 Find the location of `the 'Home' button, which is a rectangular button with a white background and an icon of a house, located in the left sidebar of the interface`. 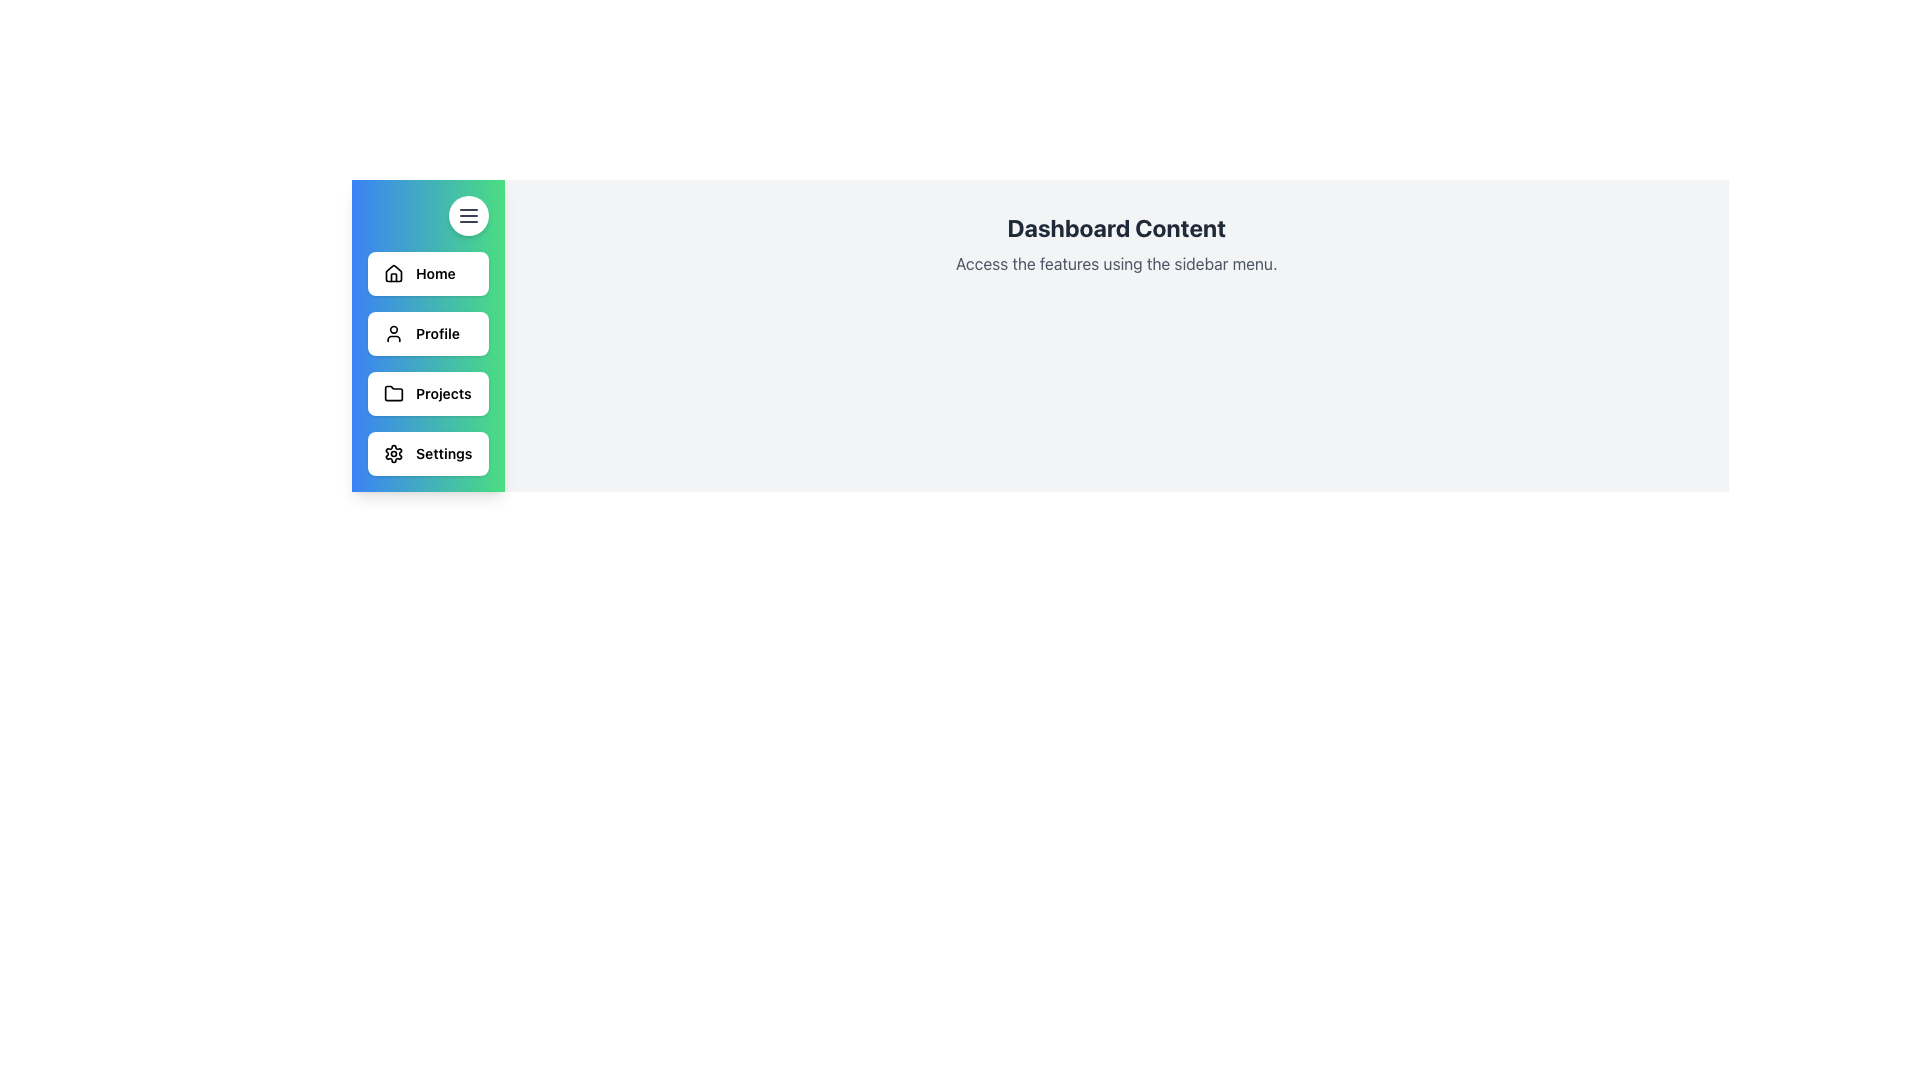

the 'Home' button, which is a rectangular button with a white background and an icon of a house, located in the left sidebar of the interface is located at coordinates (427, 273).